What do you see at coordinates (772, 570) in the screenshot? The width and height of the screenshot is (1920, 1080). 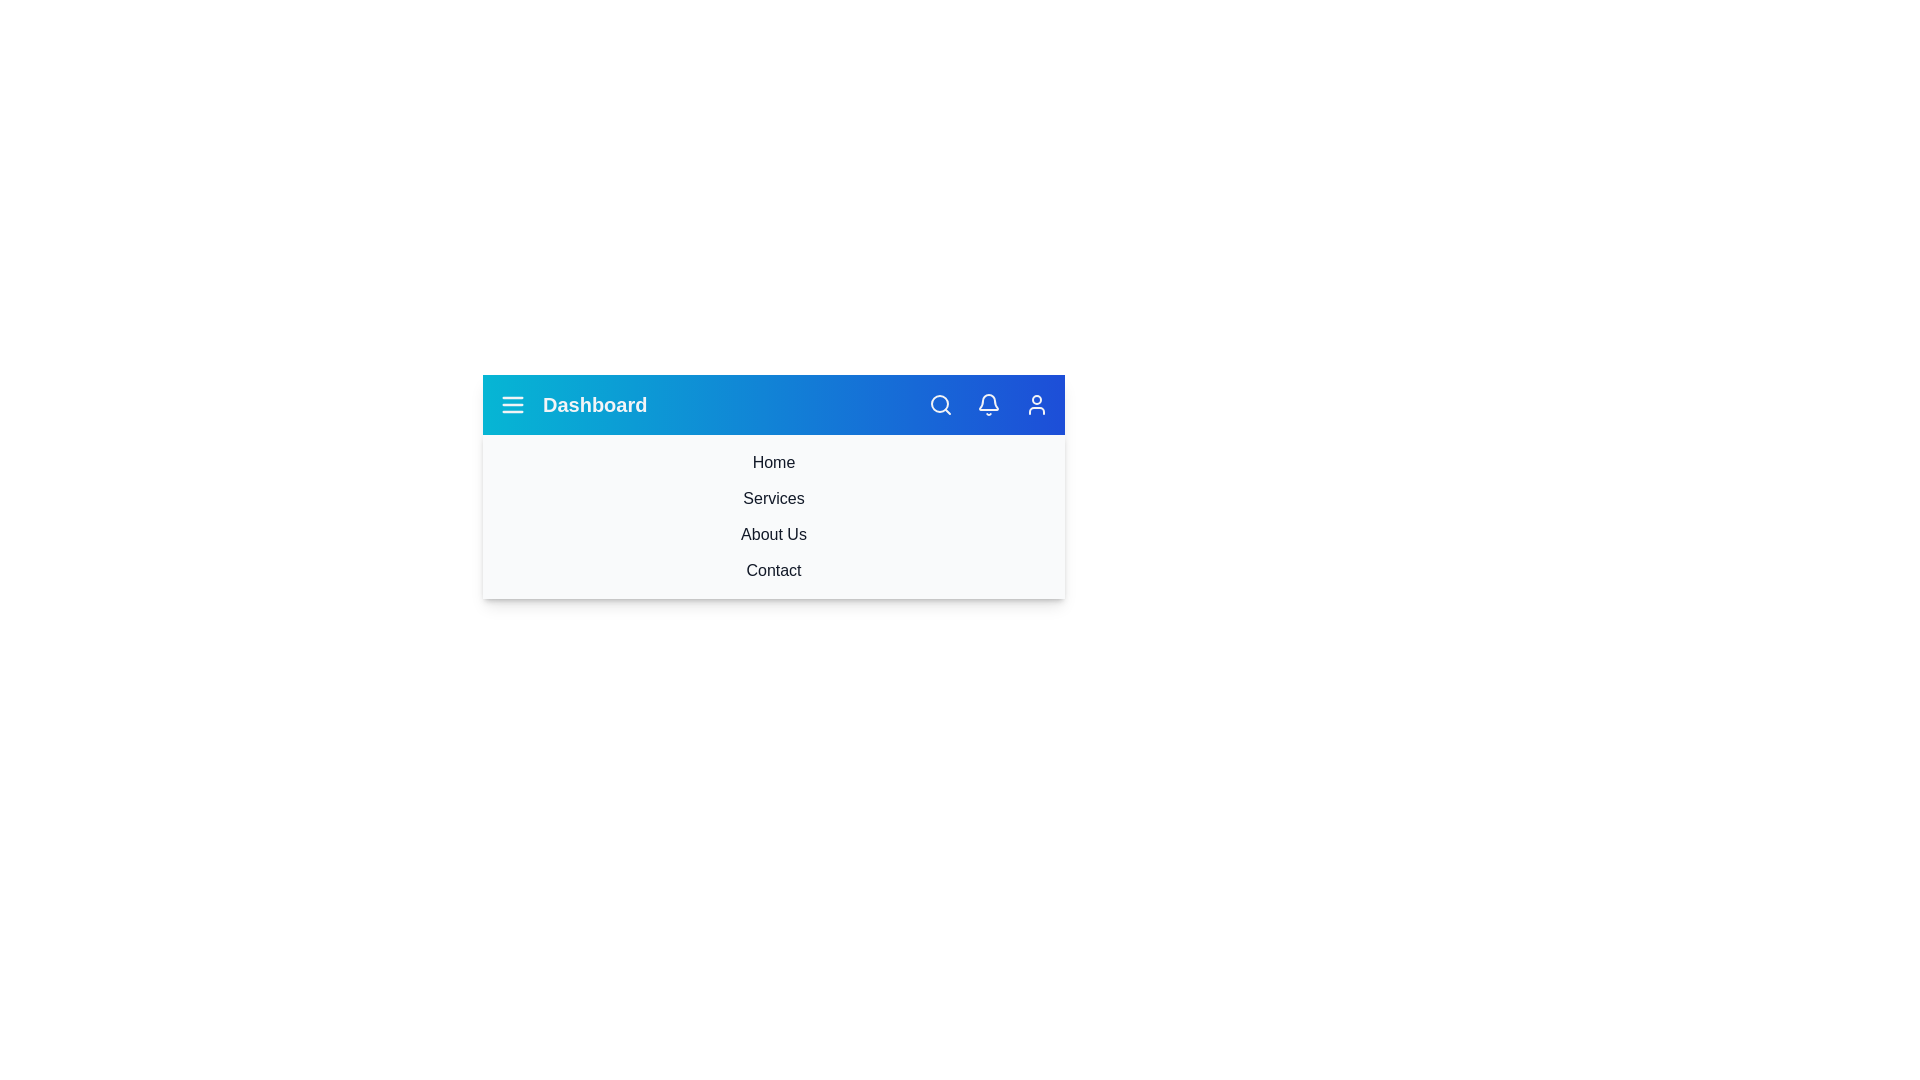 I see `the navigation item Contact by clicking on it` at bounding box center [772, 570].